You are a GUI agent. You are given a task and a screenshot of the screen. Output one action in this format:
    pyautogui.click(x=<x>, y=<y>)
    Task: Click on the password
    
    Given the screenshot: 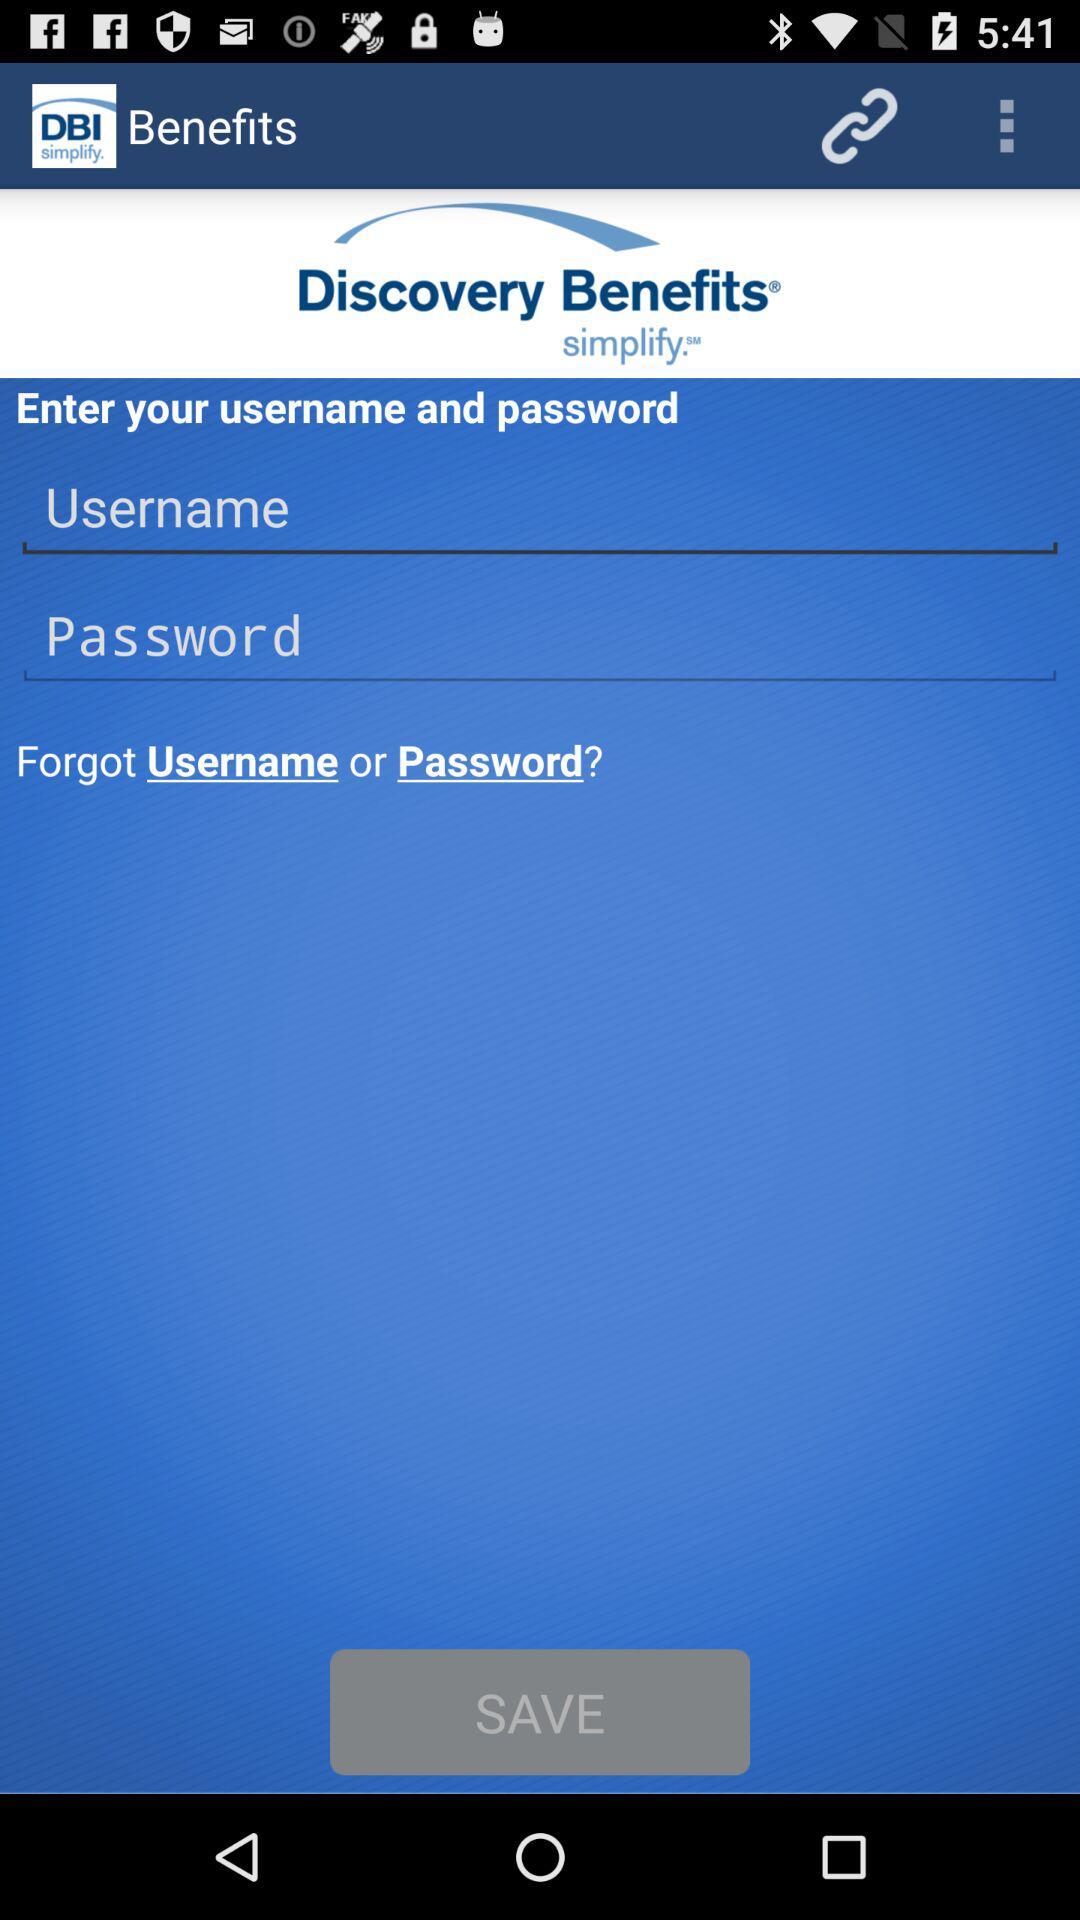 What is the action you would take?
    pyautogui.click(x=540, y=634)
    